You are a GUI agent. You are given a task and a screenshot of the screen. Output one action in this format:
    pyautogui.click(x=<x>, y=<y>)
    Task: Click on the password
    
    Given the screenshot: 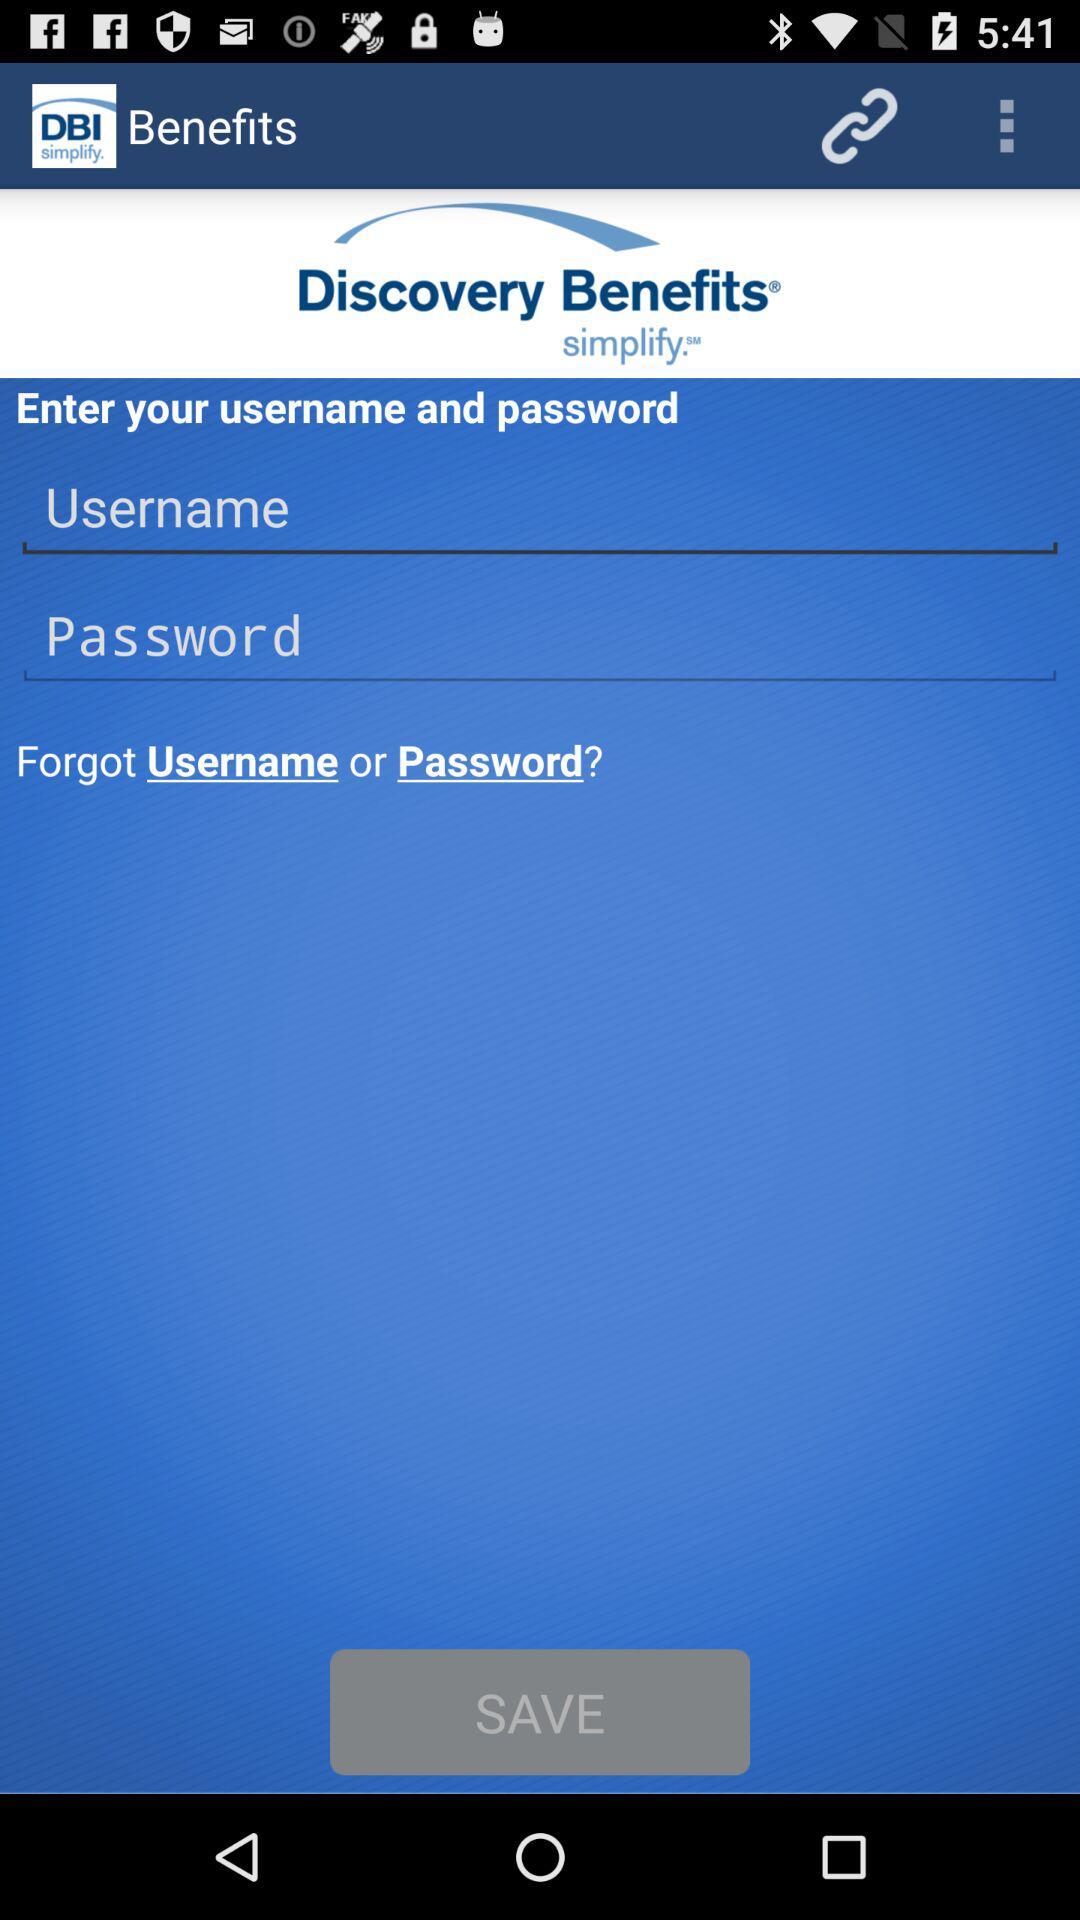 What is the action you would take?
    pyautogui.click(x=540, y=634)
    